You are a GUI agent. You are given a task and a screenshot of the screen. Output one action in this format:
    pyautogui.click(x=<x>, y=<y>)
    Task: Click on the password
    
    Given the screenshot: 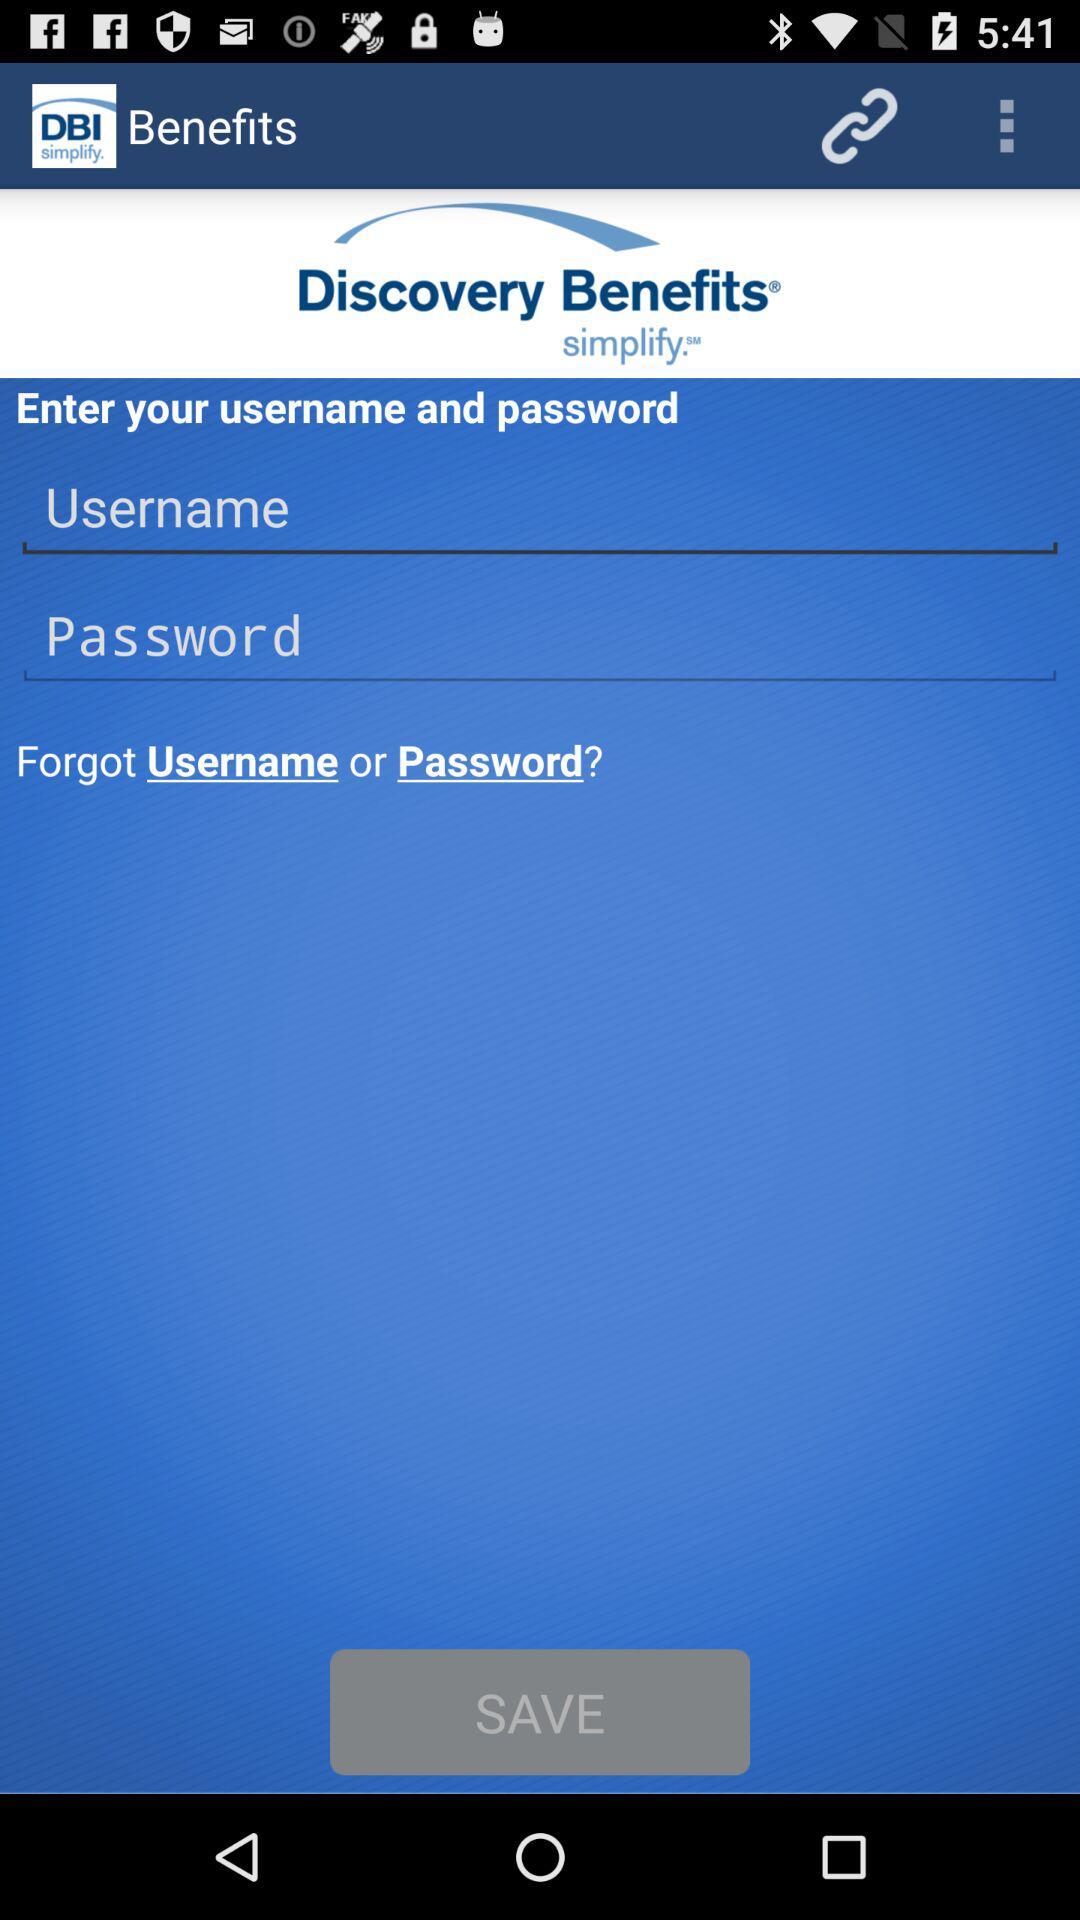 What is the action you would take?
    pyautogui.click(x=540, y=634)
    